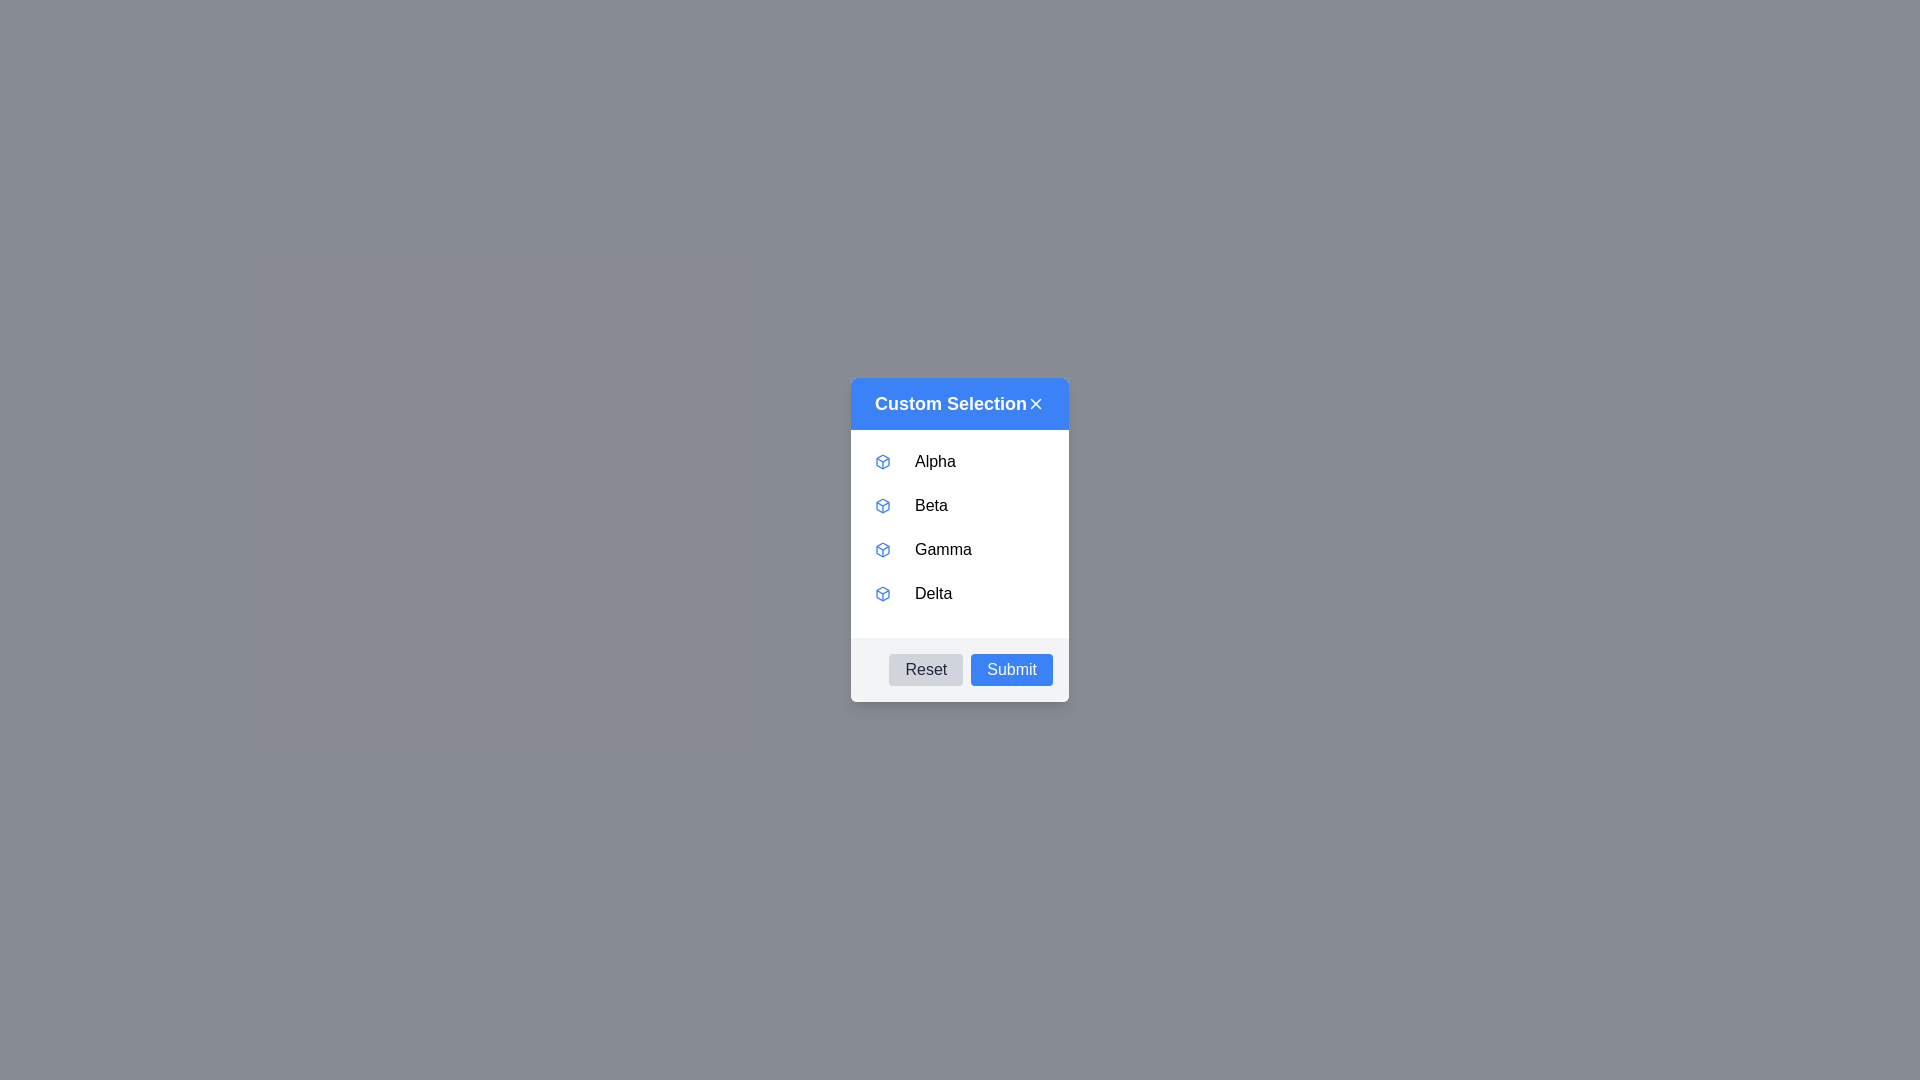  What do you see at coordinates (925, 670) in the screenshot?
I see `the 'Reset' button, which is a rounded rectangular button with medium-dark gray text on a light gray background, located below a selection list and to the left of the 'Submit' button in the footer section of a popup card` at bounding box center [925, 670].